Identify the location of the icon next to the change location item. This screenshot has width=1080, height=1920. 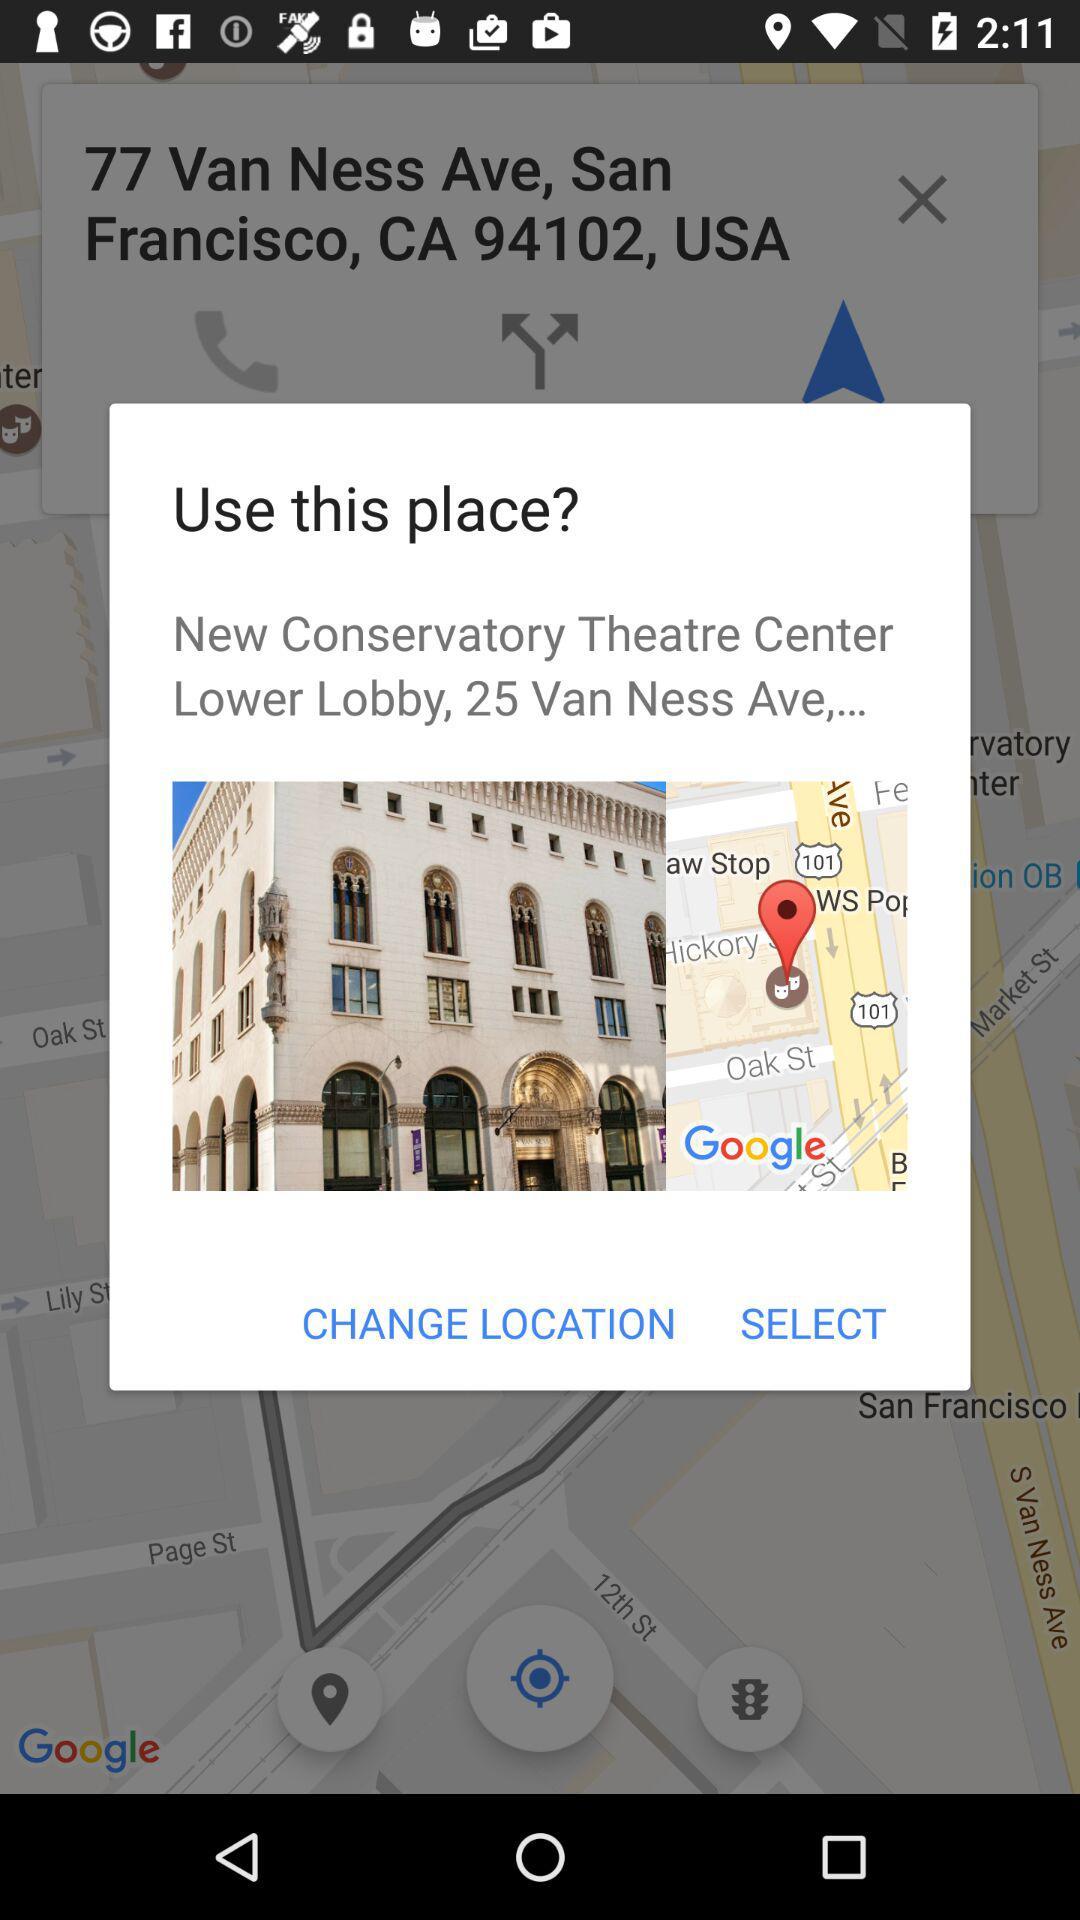
(813, 1322).